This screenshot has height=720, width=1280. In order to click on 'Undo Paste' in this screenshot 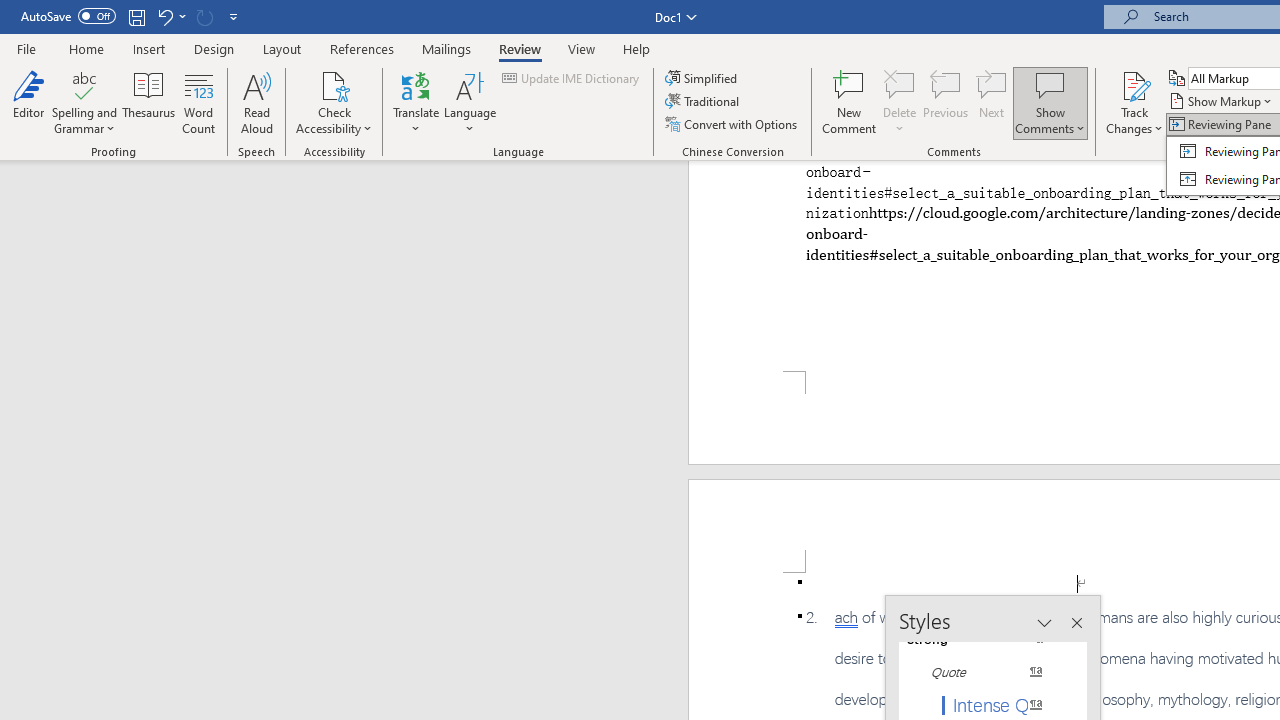, I will do `click(164, 16)`.